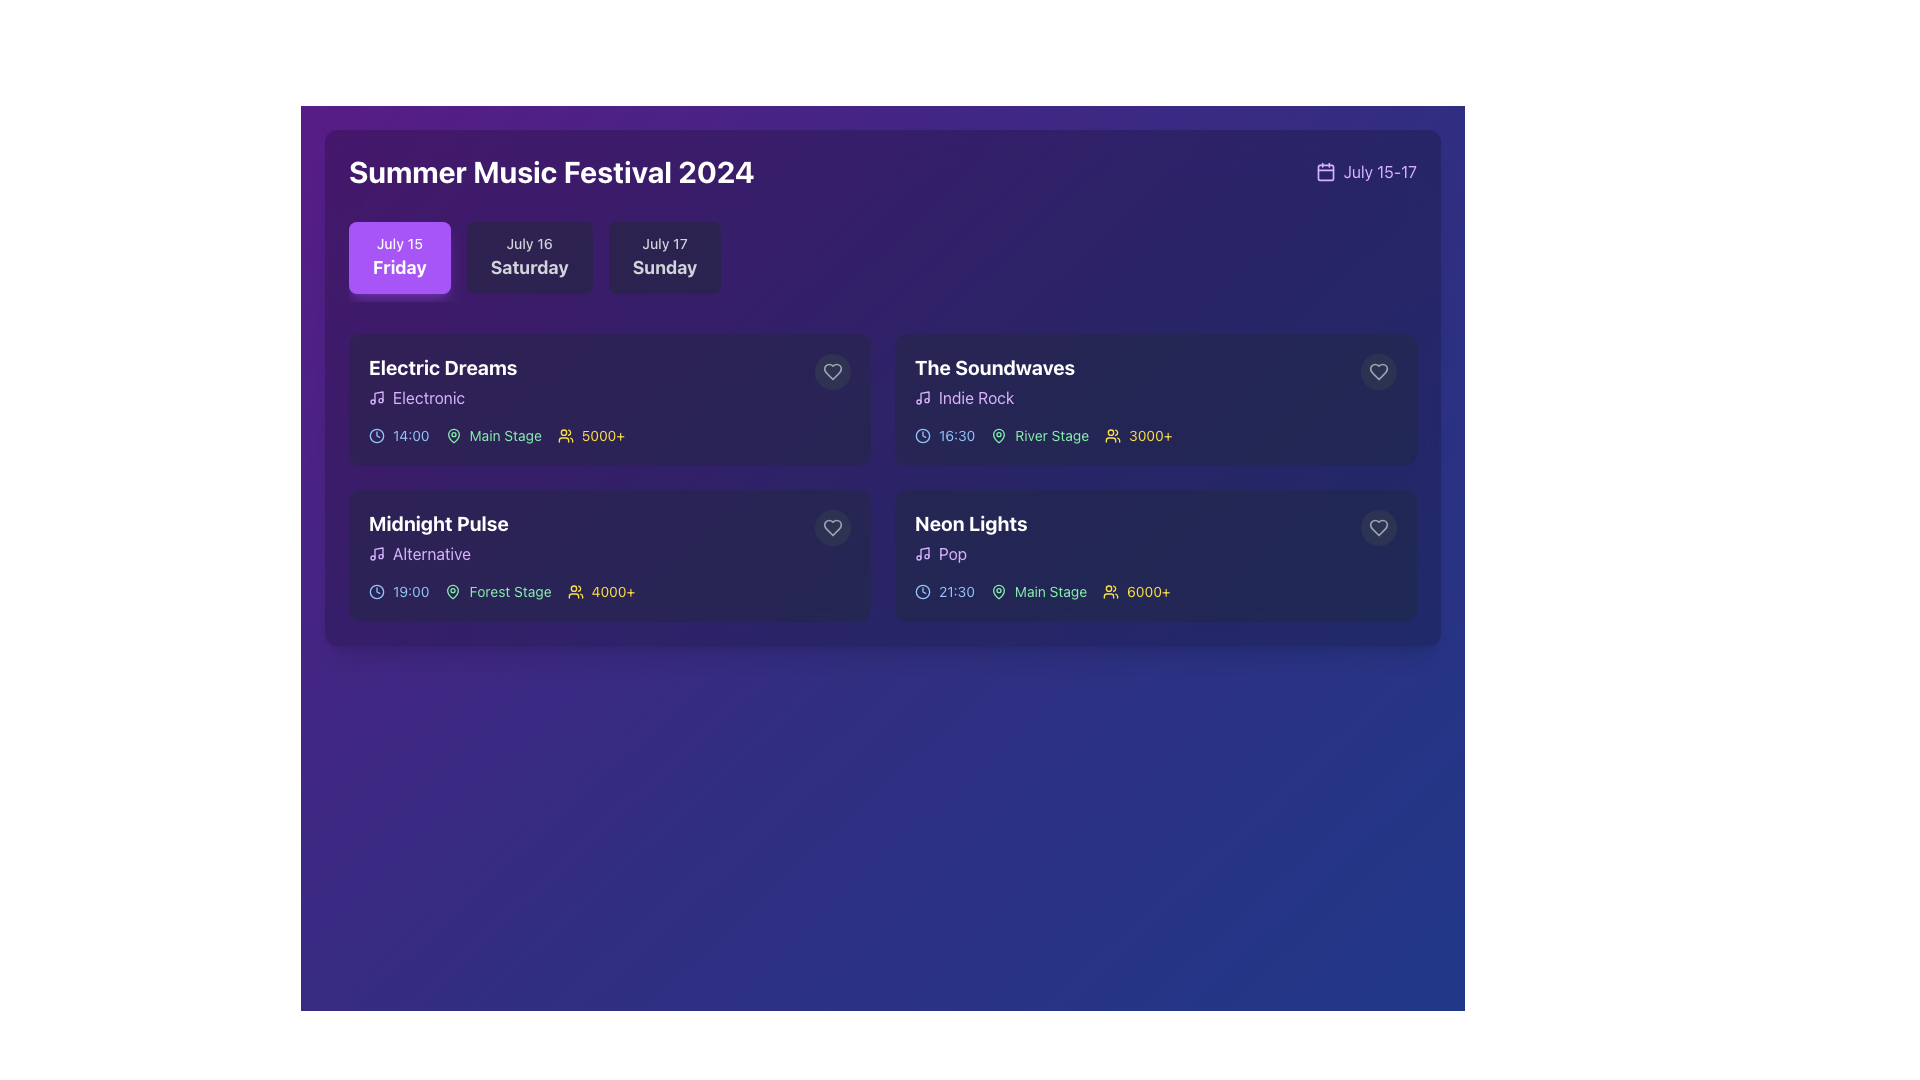 This screenshot has height=1080, width=1920. What do you see at coordinates (574, 590) in the screenshot?
I see `the attendee icon for the 'Midnight Pulse' event located at the bottom left corner of the interface, next to the text '4000+'` at bounding box center [574, 590].